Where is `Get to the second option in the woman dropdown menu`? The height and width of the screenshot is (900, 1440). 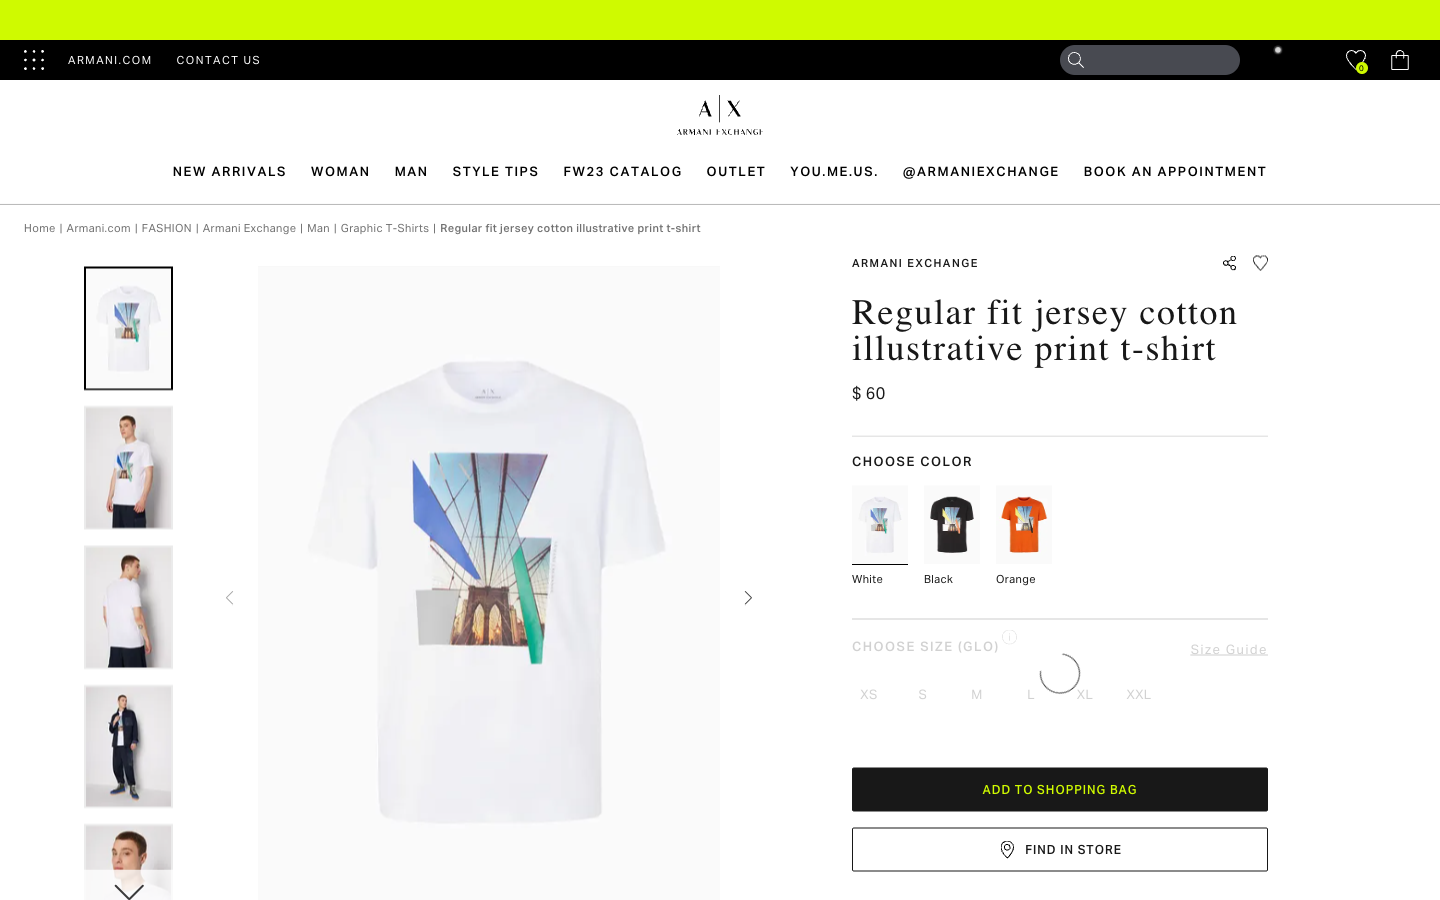 Get to the second option in the woman dropdown menu is located at coordinates (491040, 154350).